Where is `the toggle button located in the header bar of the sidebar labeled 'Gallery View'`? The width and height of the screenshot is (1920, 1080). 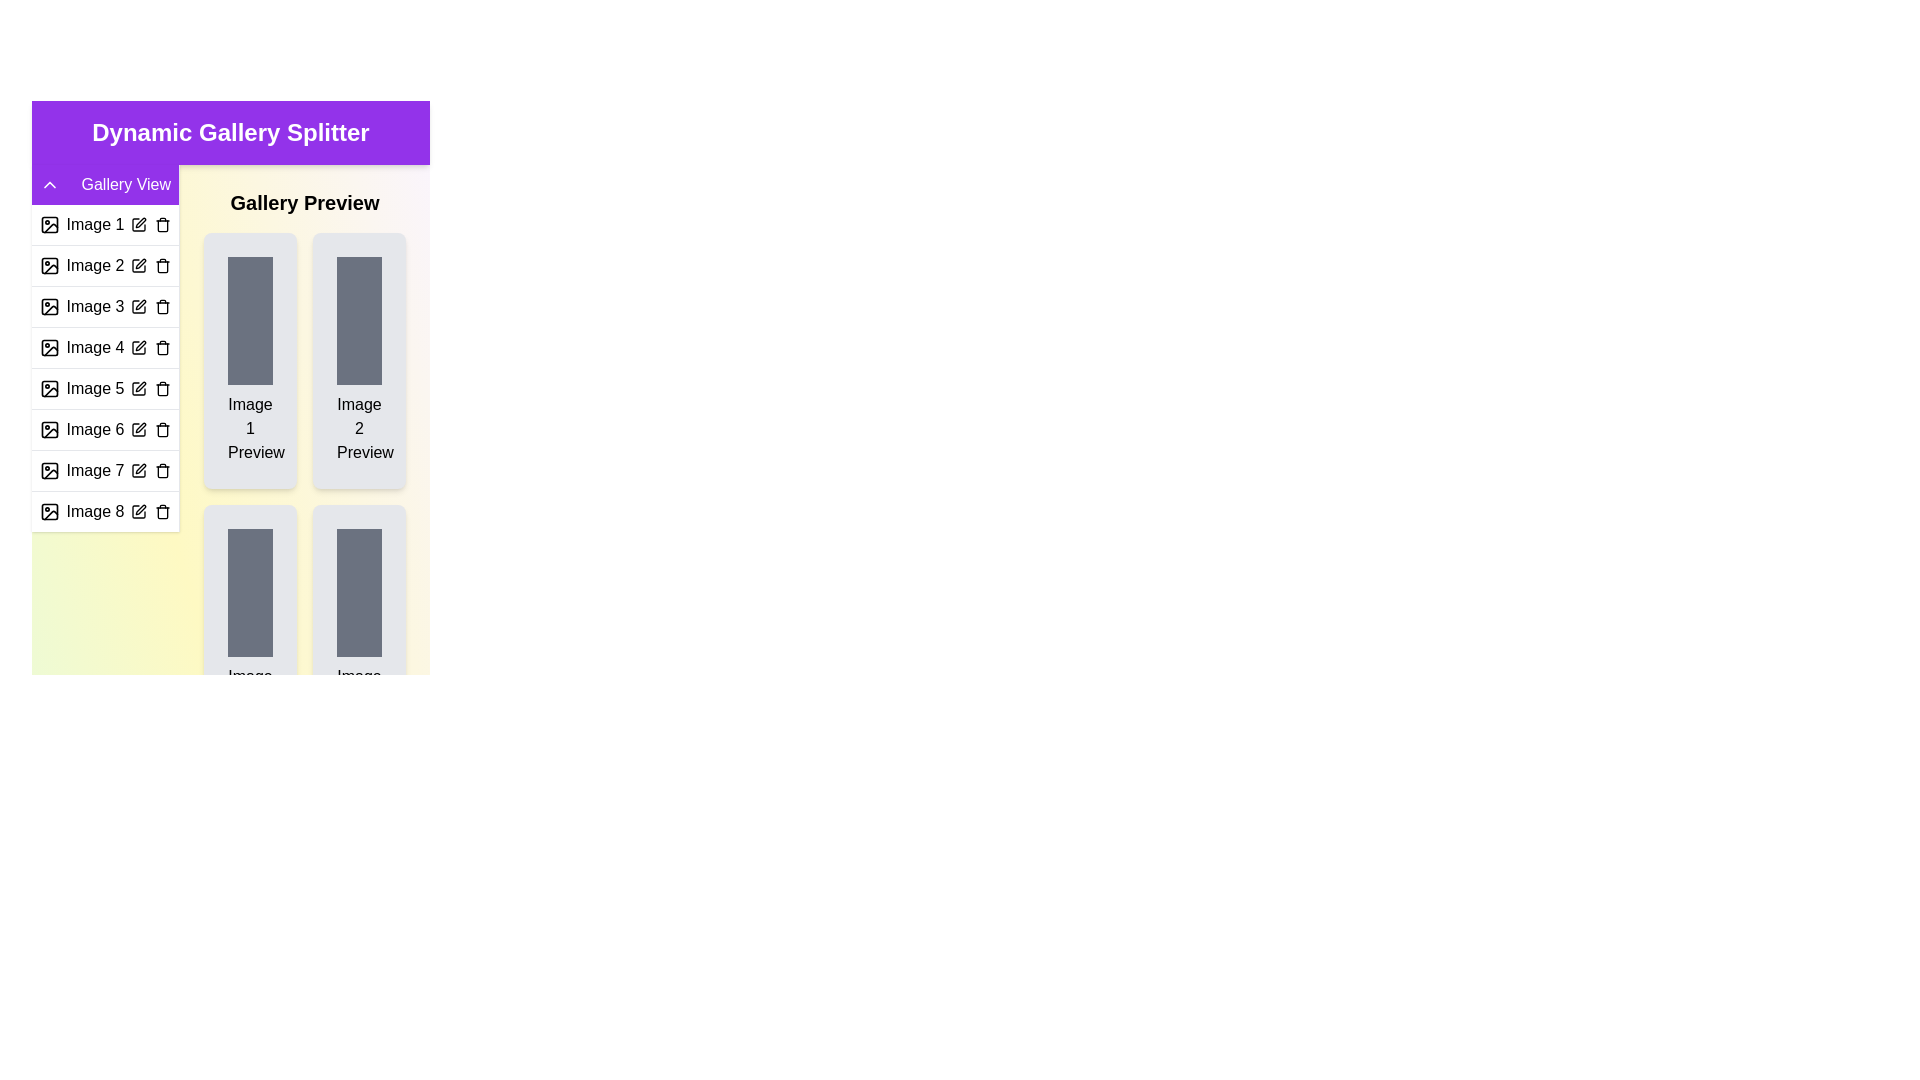 the toggle button located in the header bar of the sidebar labeled 'Gallery View' is located at coordinates (49, 185).